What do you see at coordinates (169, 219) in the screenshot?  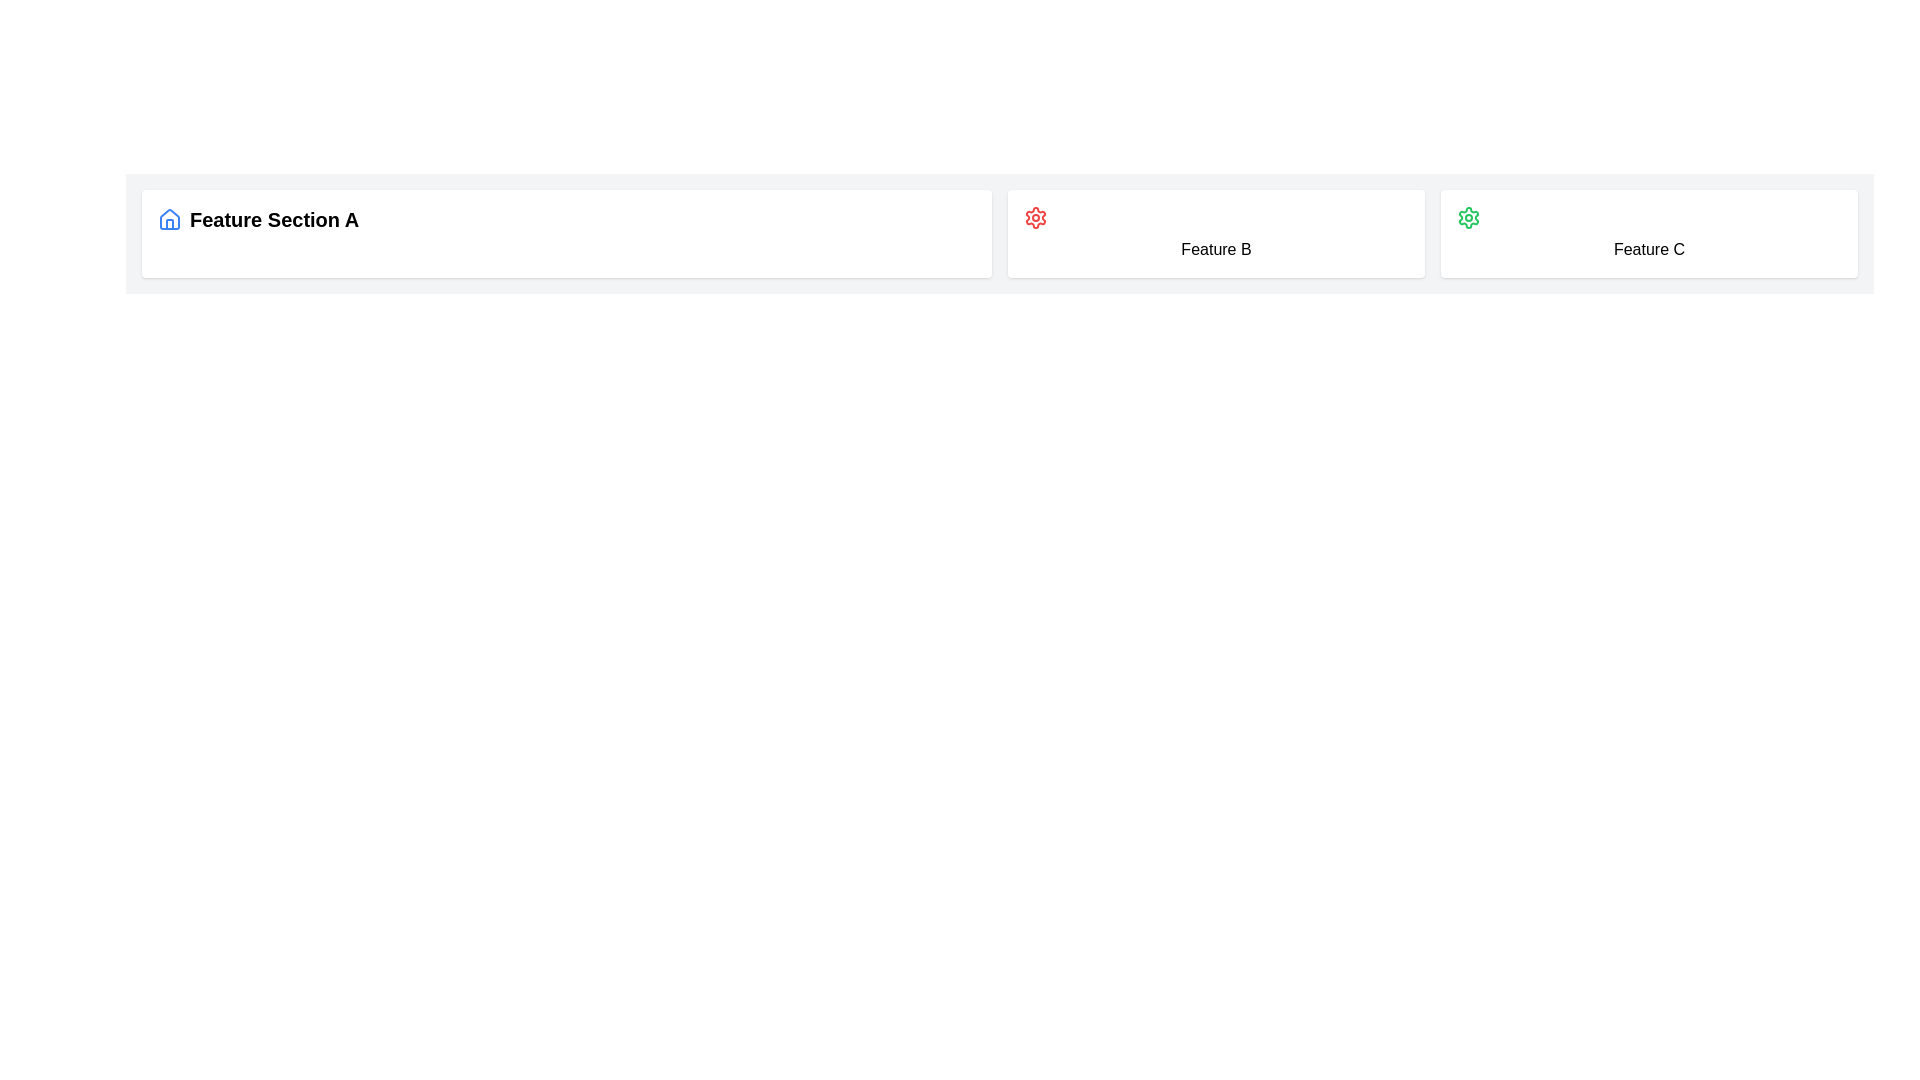 I see `the icon representing 'Feature Section A'` at bounding box center [169, 219].